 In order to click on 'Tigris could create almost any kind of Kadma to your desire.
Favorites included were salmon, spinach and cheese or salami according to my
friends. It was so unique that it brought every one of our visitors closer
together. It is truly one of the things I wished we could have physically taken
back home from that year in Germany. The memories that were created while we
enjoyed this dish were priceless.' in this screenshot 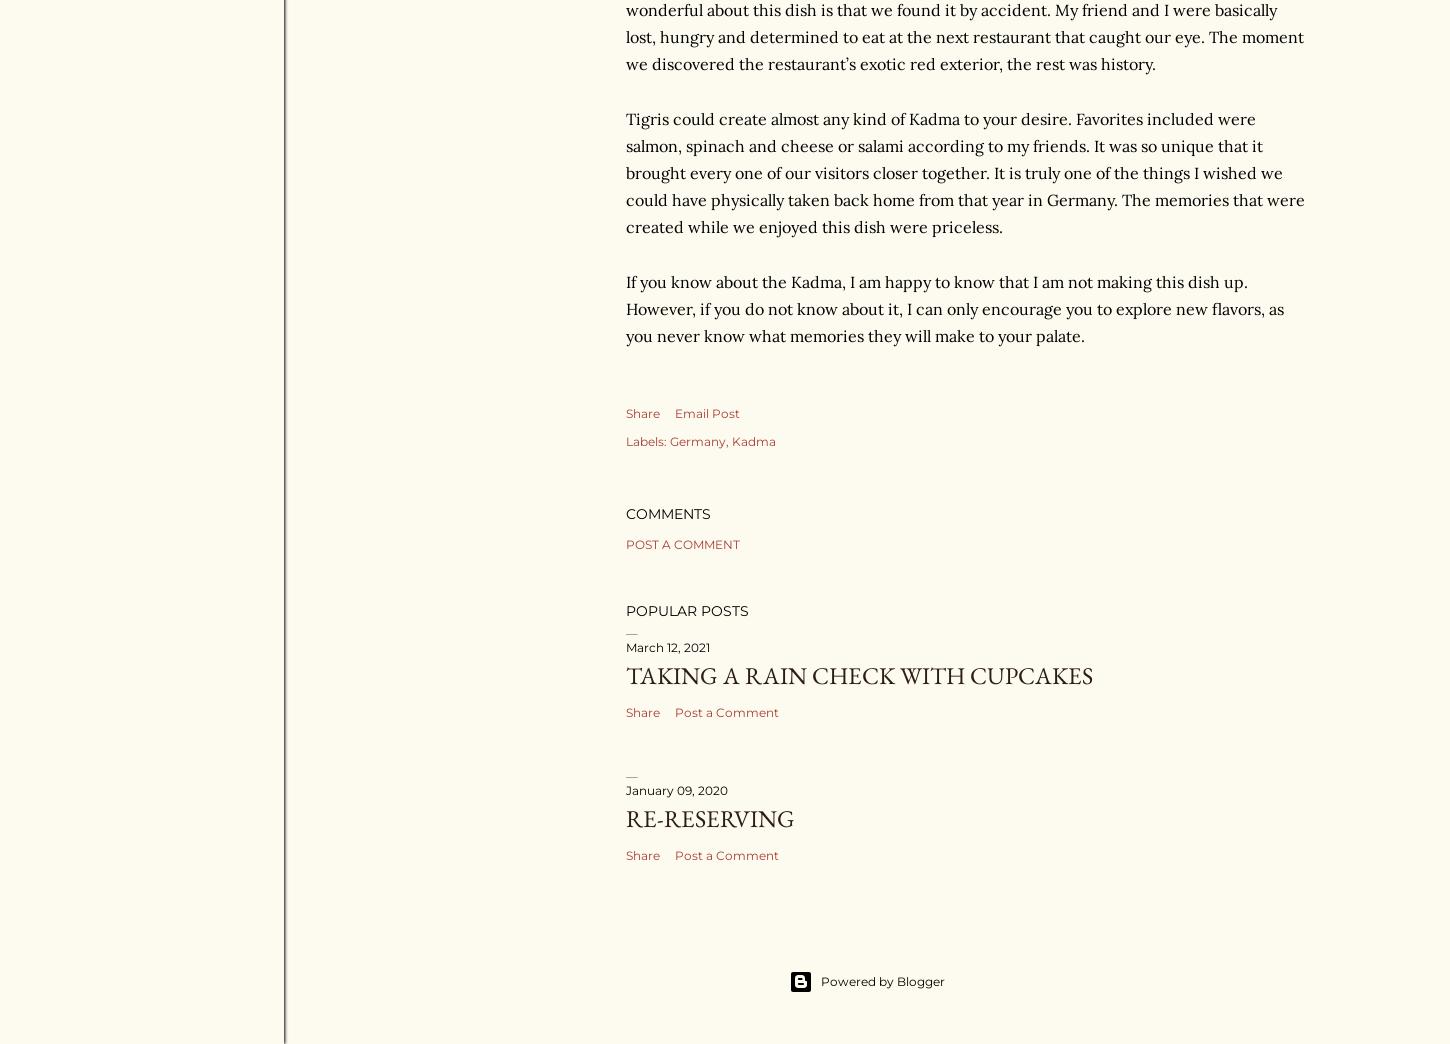, I will do `click(964, 171)`.